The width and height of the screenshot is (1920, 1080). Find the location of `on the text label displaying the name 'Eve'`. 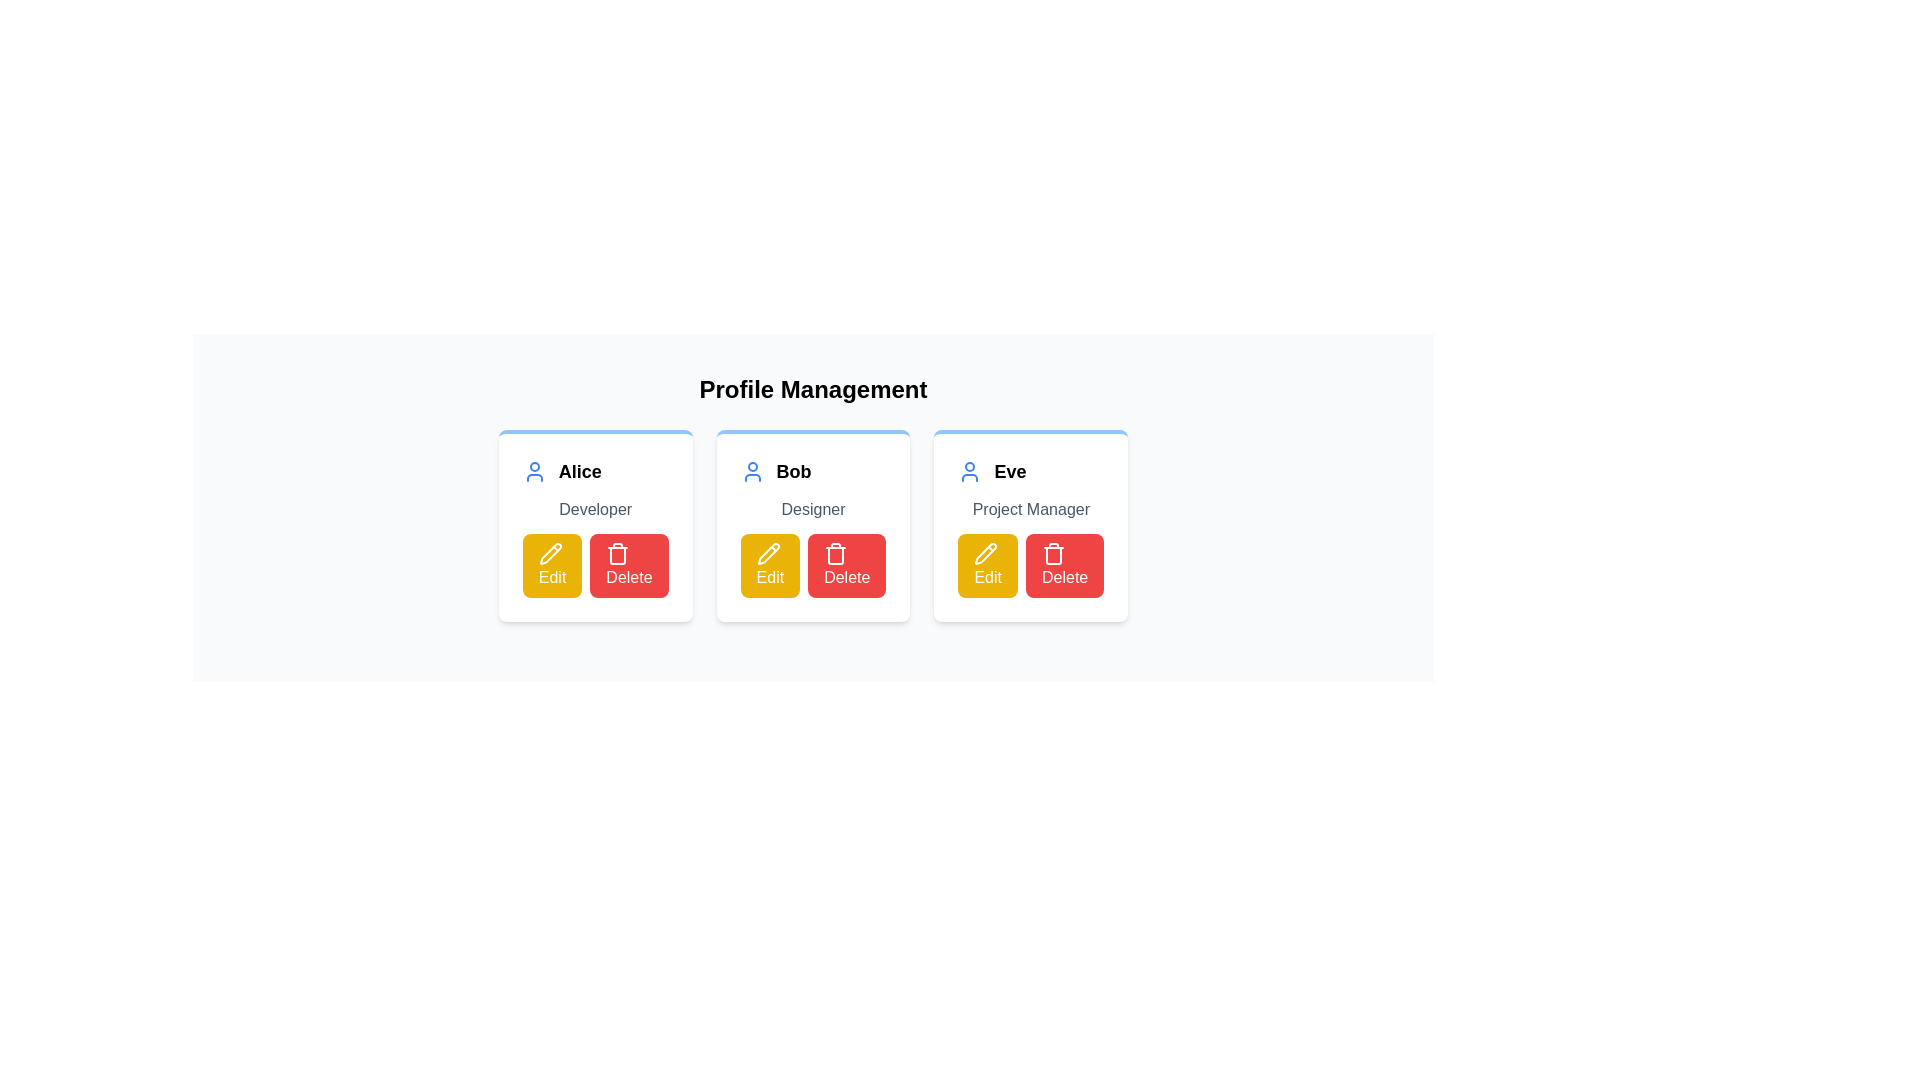

on the text label displaying the name 'Eve' is located at coordinates (1009, 471).